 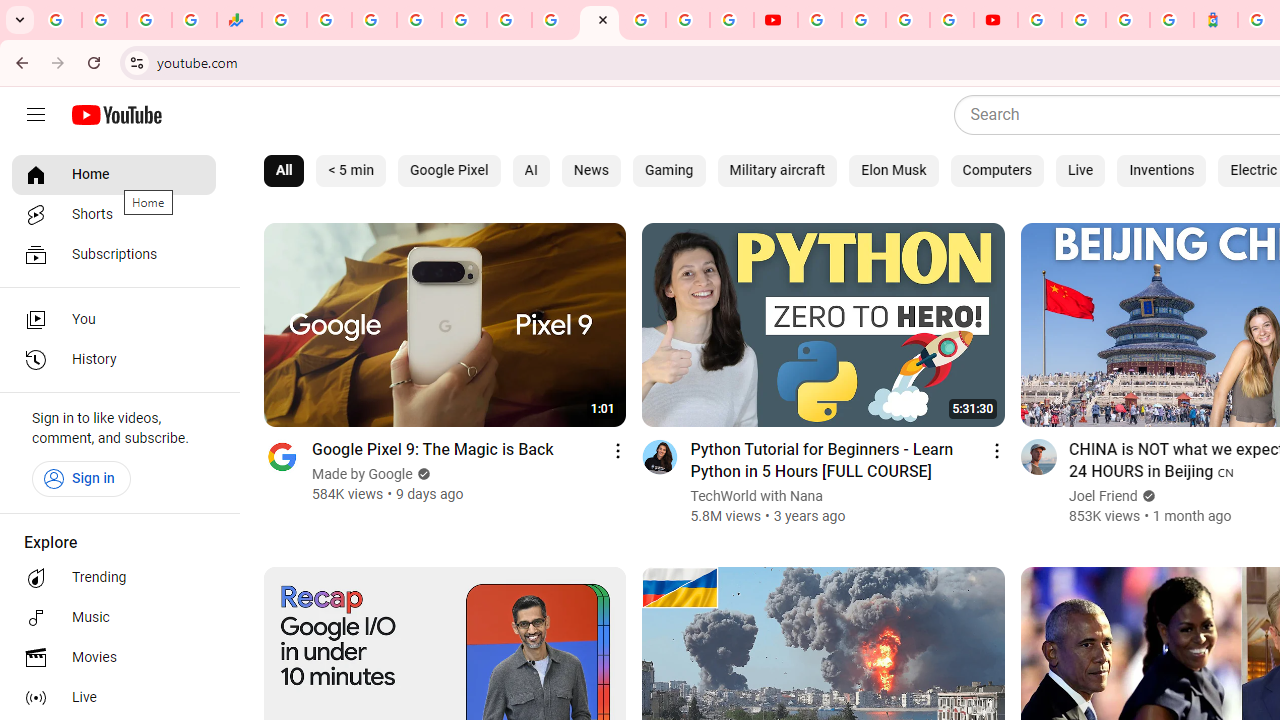 I want to click on 'Made by Google', so click(x=363, y=474).